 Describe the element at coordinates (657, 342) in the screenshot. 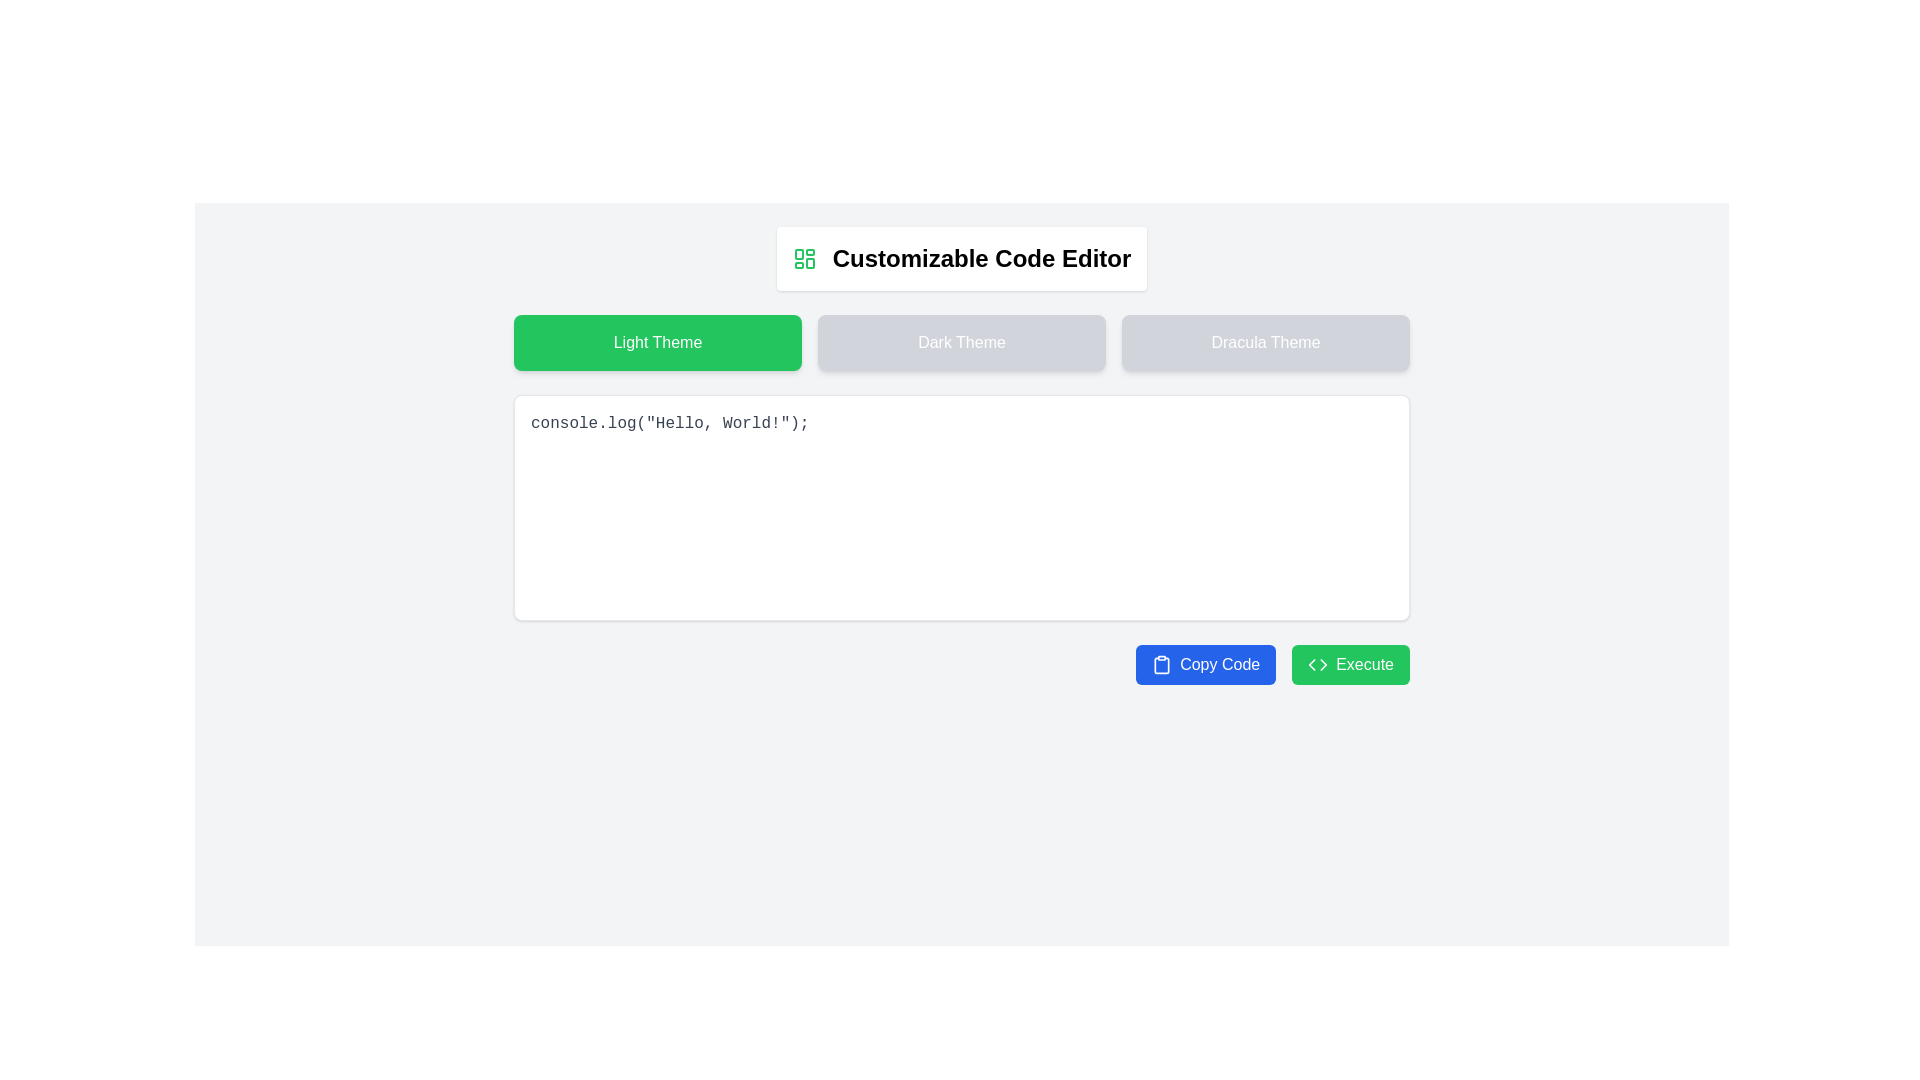

I see `the 'Light Theme' button located at the top left of the three horizontally aligned buttons to observe any hover effects` at that location.